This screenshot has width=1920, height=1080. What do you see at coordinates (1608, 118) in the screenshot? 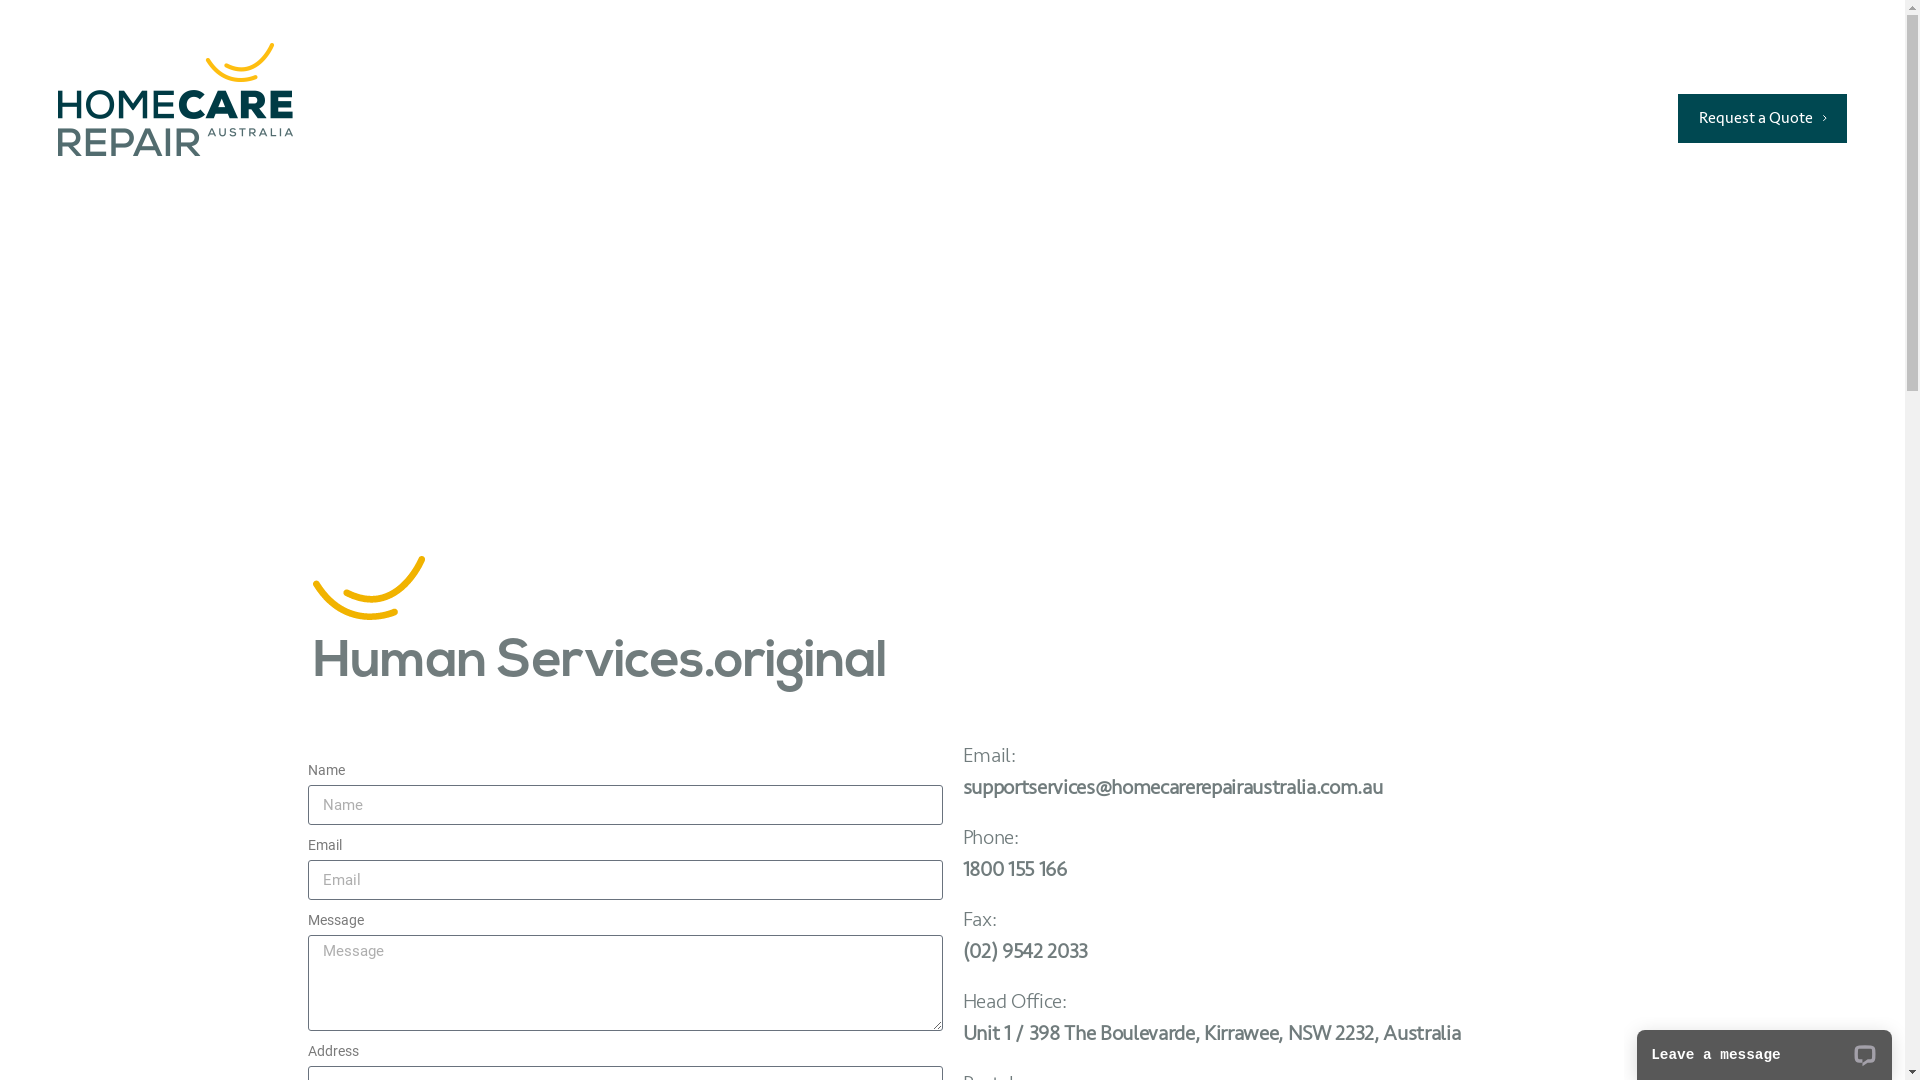
I see `'Log In'` at bounding box center [1608, 118].